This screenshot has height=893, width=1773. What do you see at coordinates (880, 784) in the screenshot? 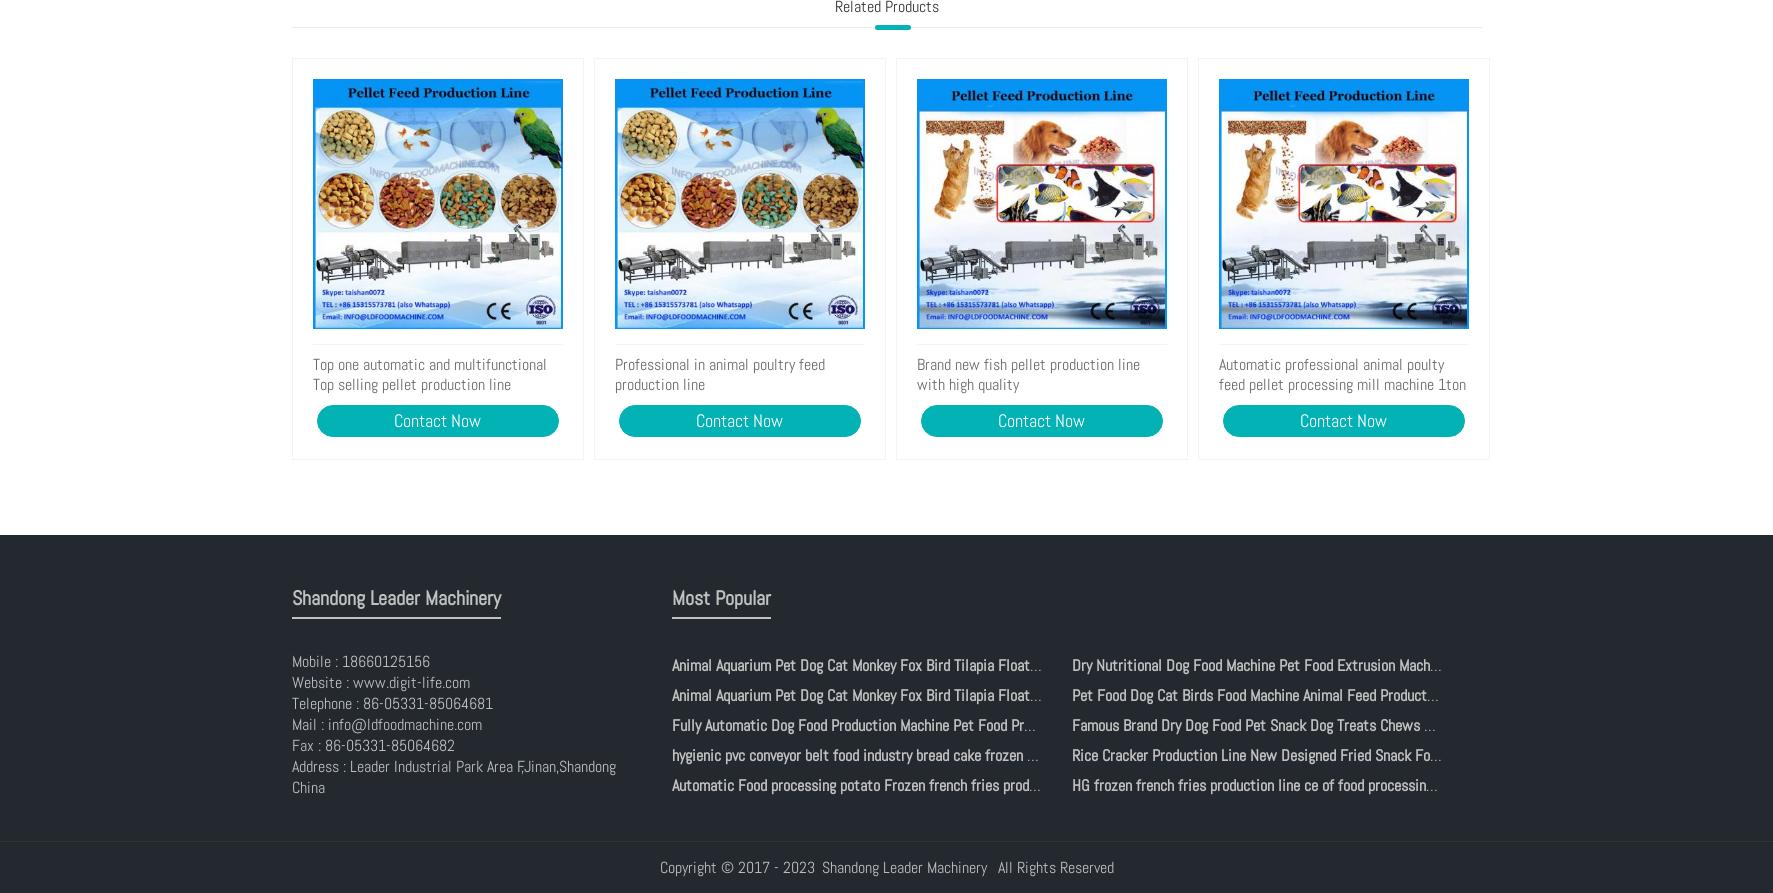
I see `'Automatic Food processing potato Frozen french fries production line'` at bounding box center [880, 784].